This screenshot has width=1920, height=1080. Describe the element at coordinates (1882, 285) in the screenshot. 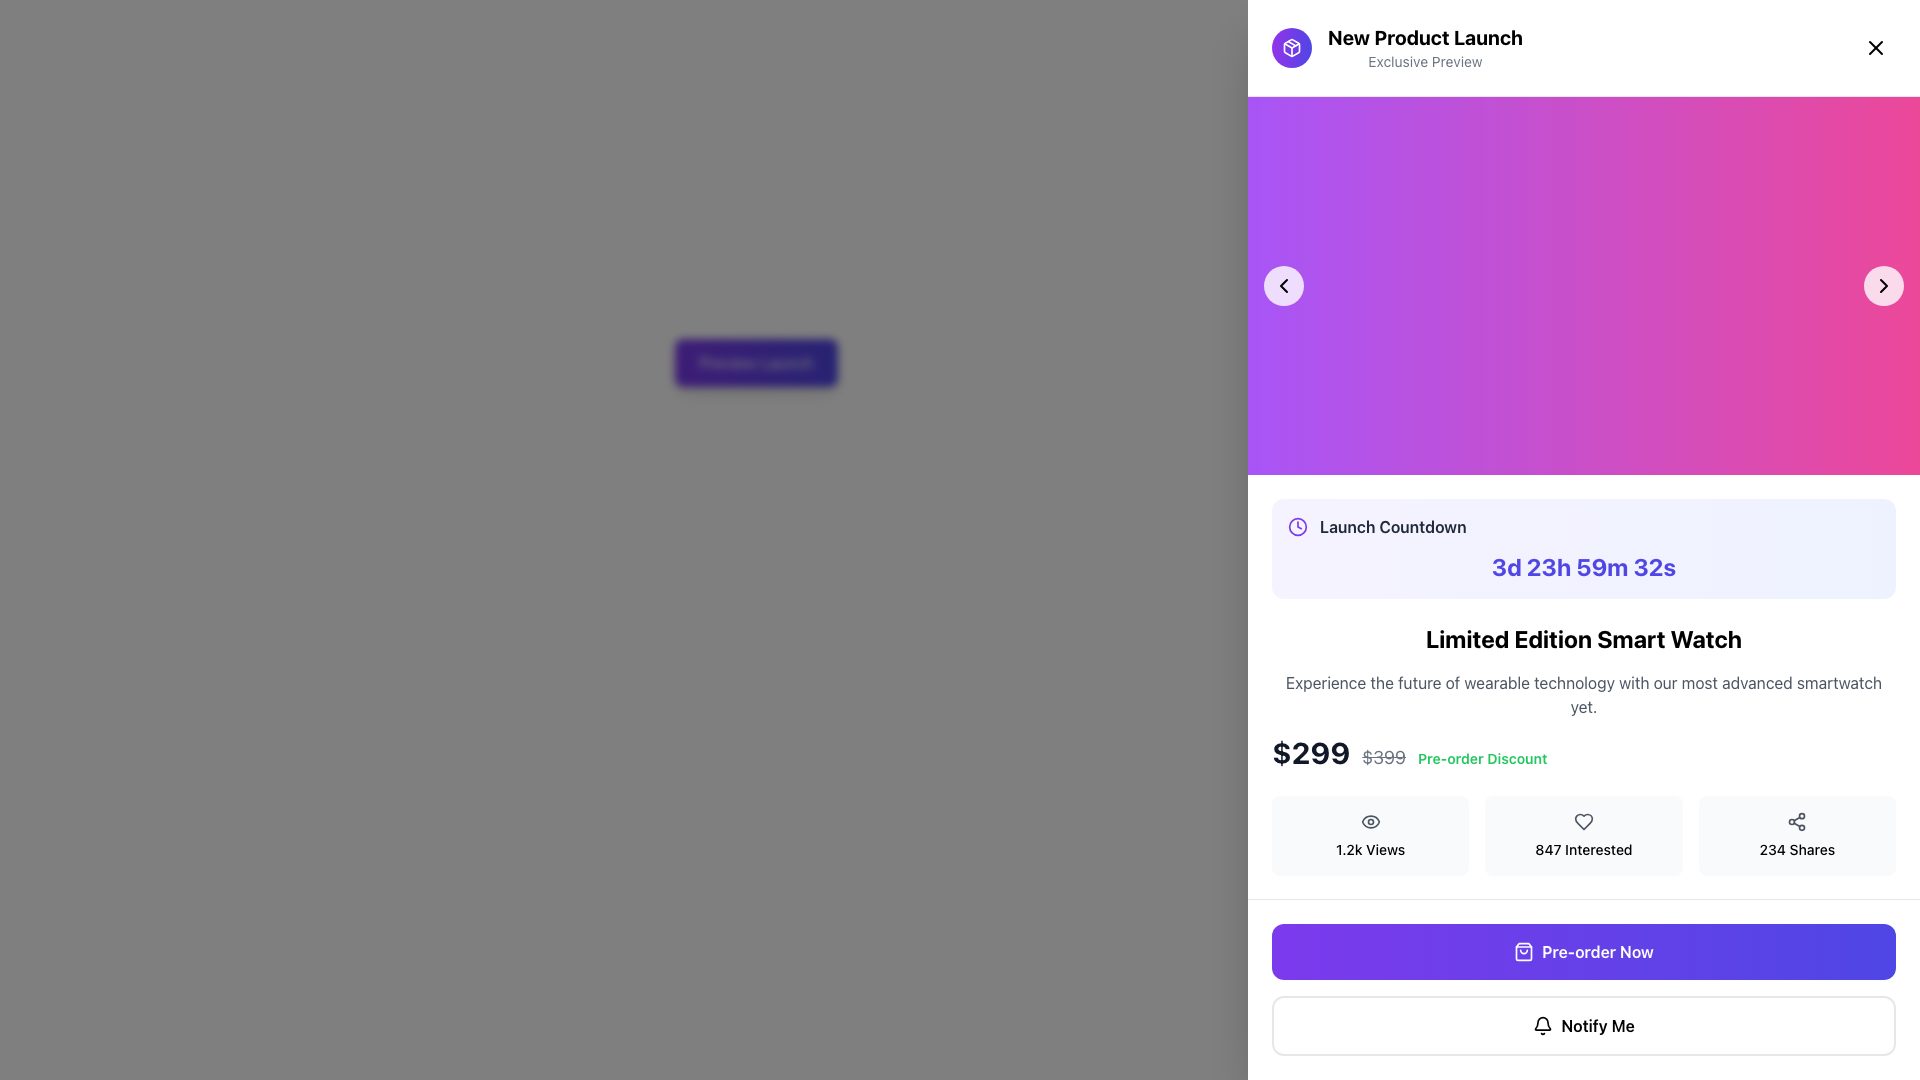

I see `the right-pointing chevron icon integrated within a circular button` at that location.